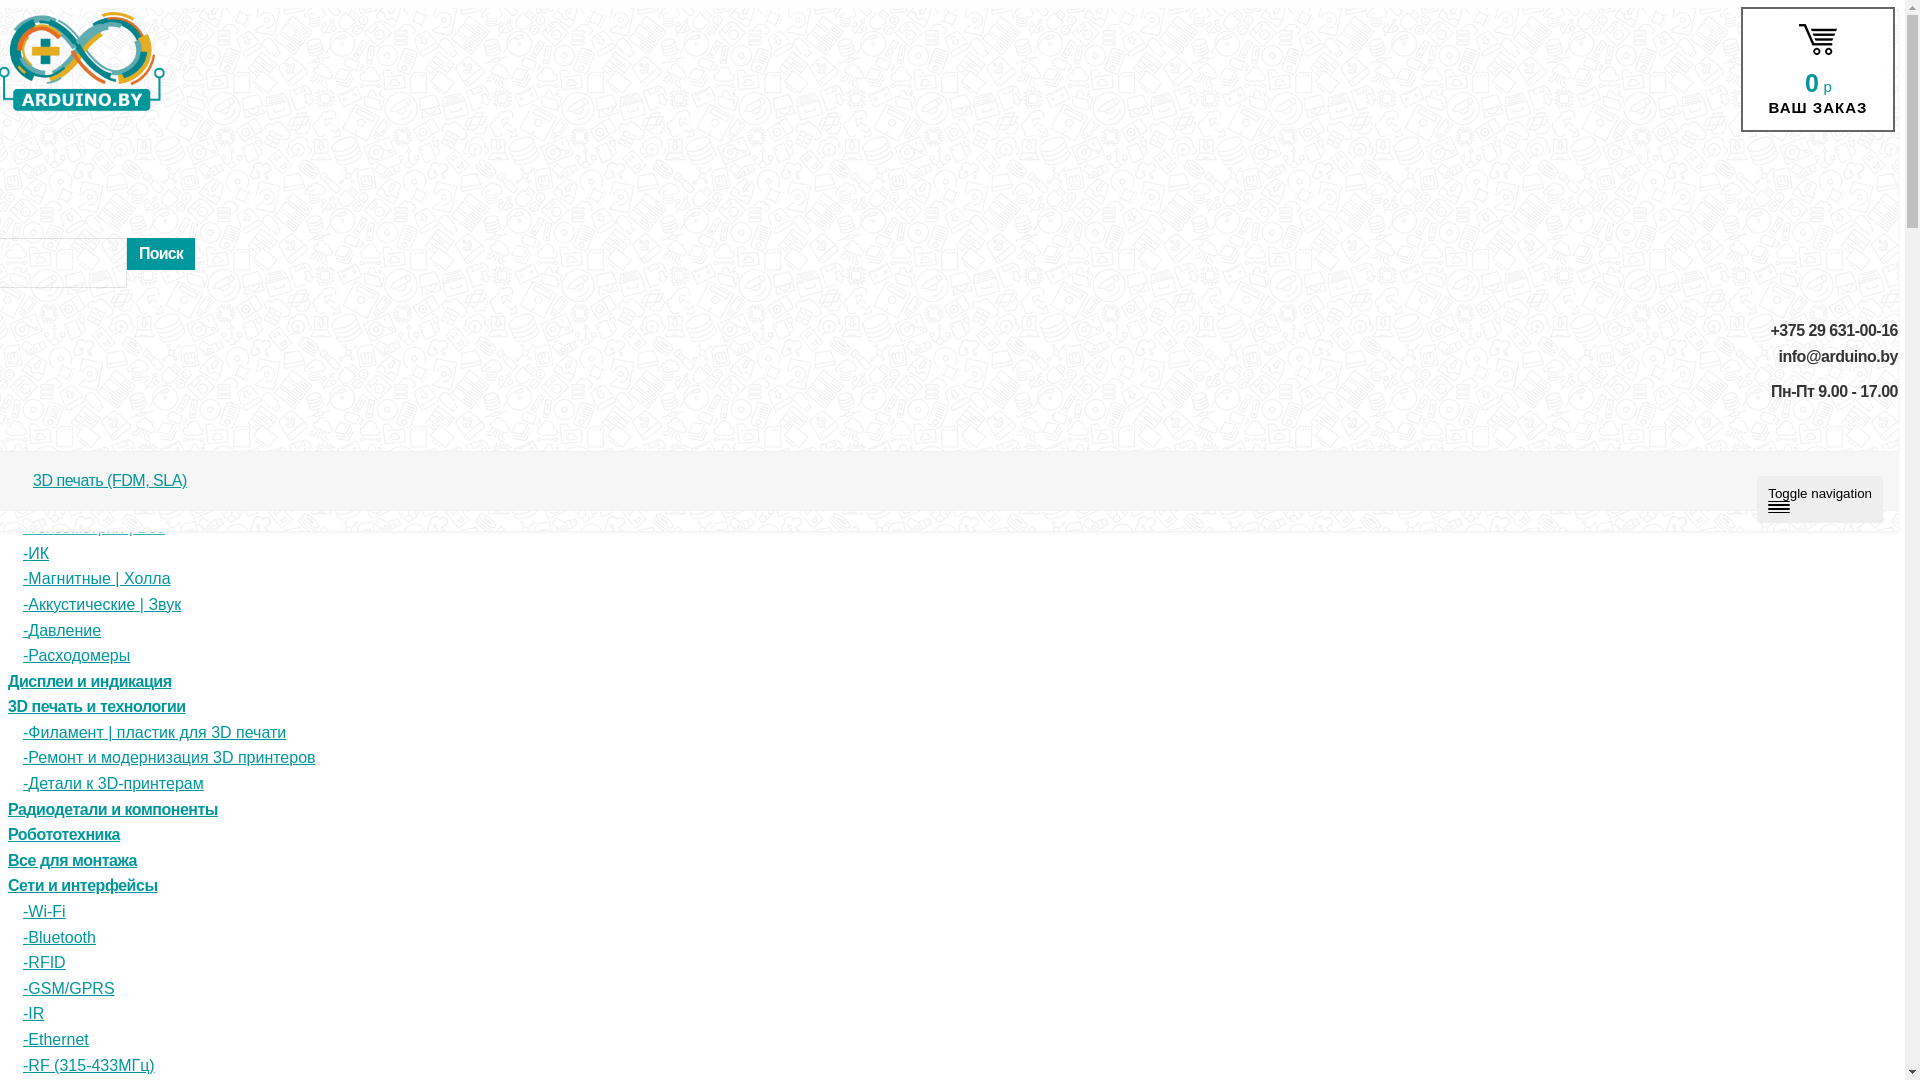  What do you see at coordinates (44, 911) in the screenshot?
I see `'Wi-Fi'` at bounding box center [44, 911].